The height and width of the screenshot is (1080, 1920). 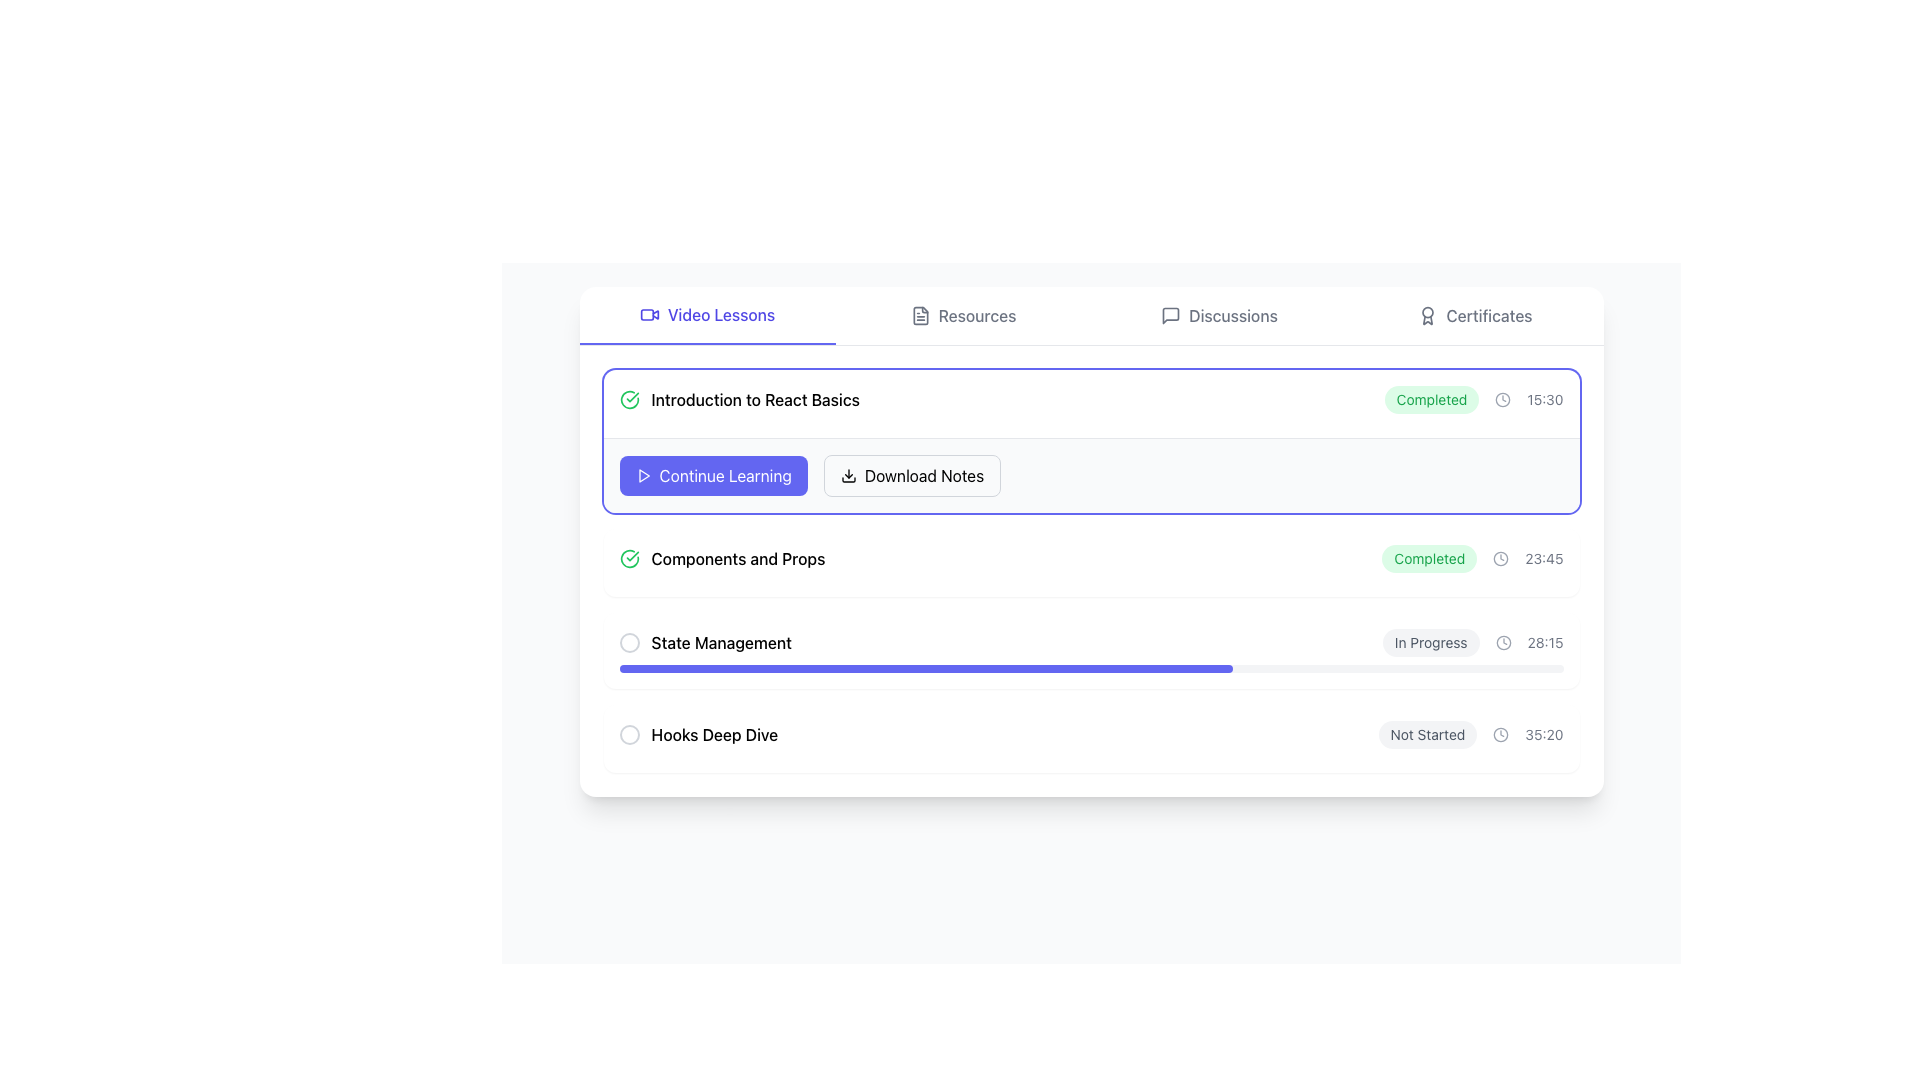 I want to click on the clock icon that represents timestamp information, located between the text 'Completed' and '23:45', so click(x=1501, y=559).